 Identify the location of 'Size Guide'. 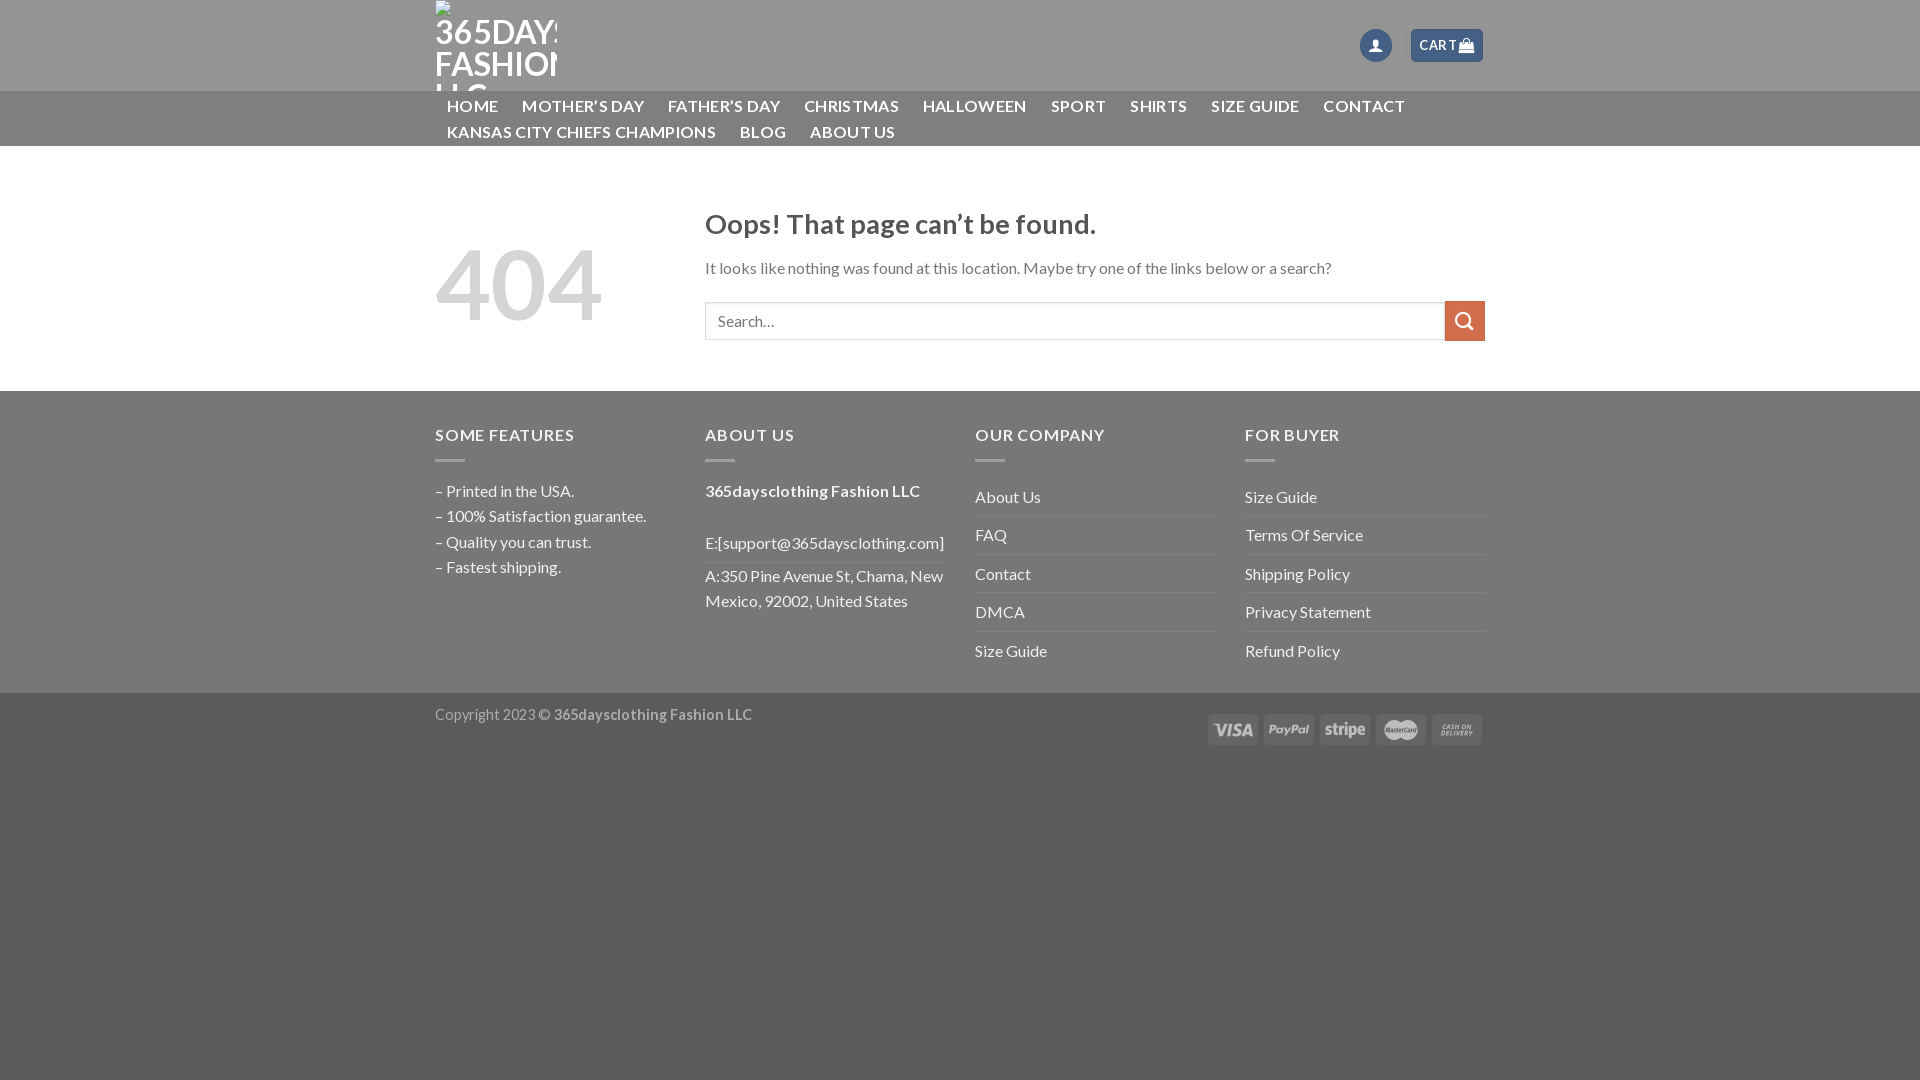
(1281, 496).